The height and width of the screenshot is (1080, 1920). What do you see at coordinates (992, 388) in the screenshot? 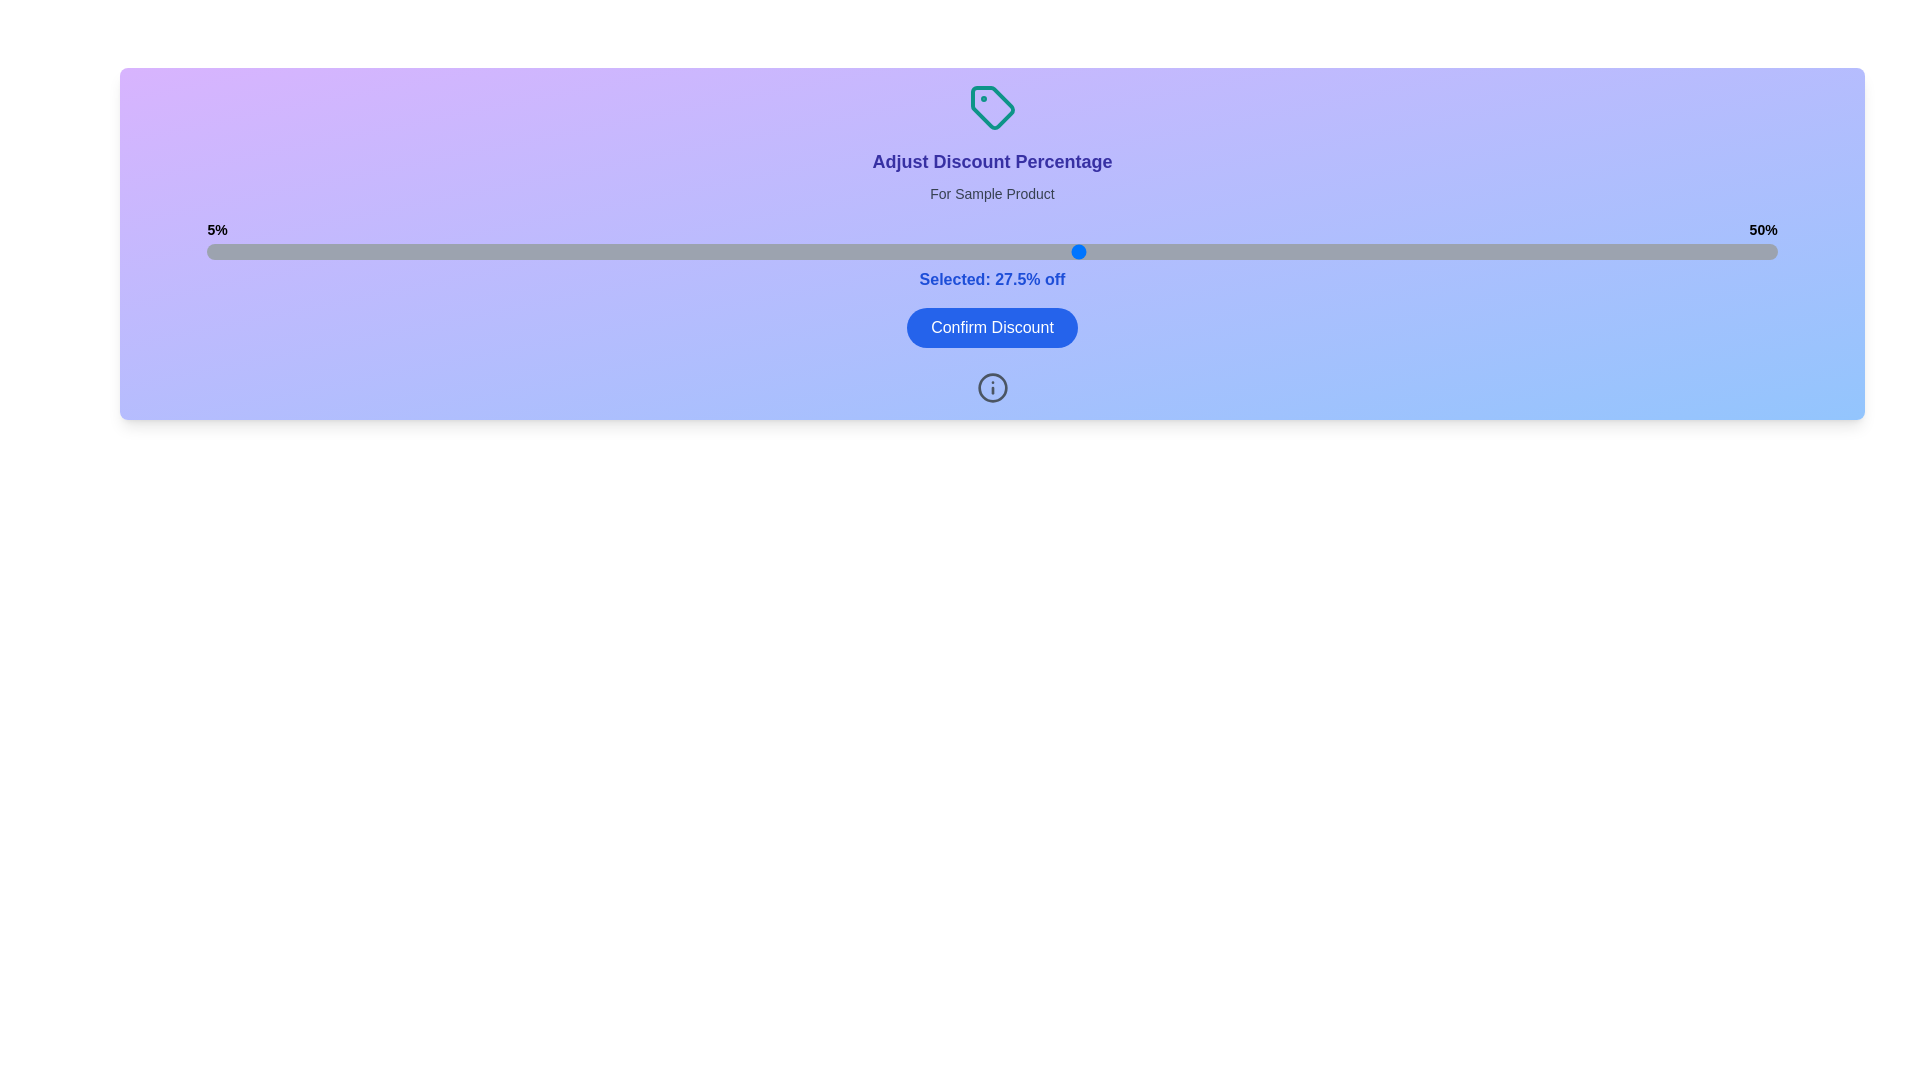
I see `the circular icon with a noticeable border and a small dot in its center, located near the bottom center of the visible area, just underneath the 'Confirm Discount' button` at bounding box center [992, 388].